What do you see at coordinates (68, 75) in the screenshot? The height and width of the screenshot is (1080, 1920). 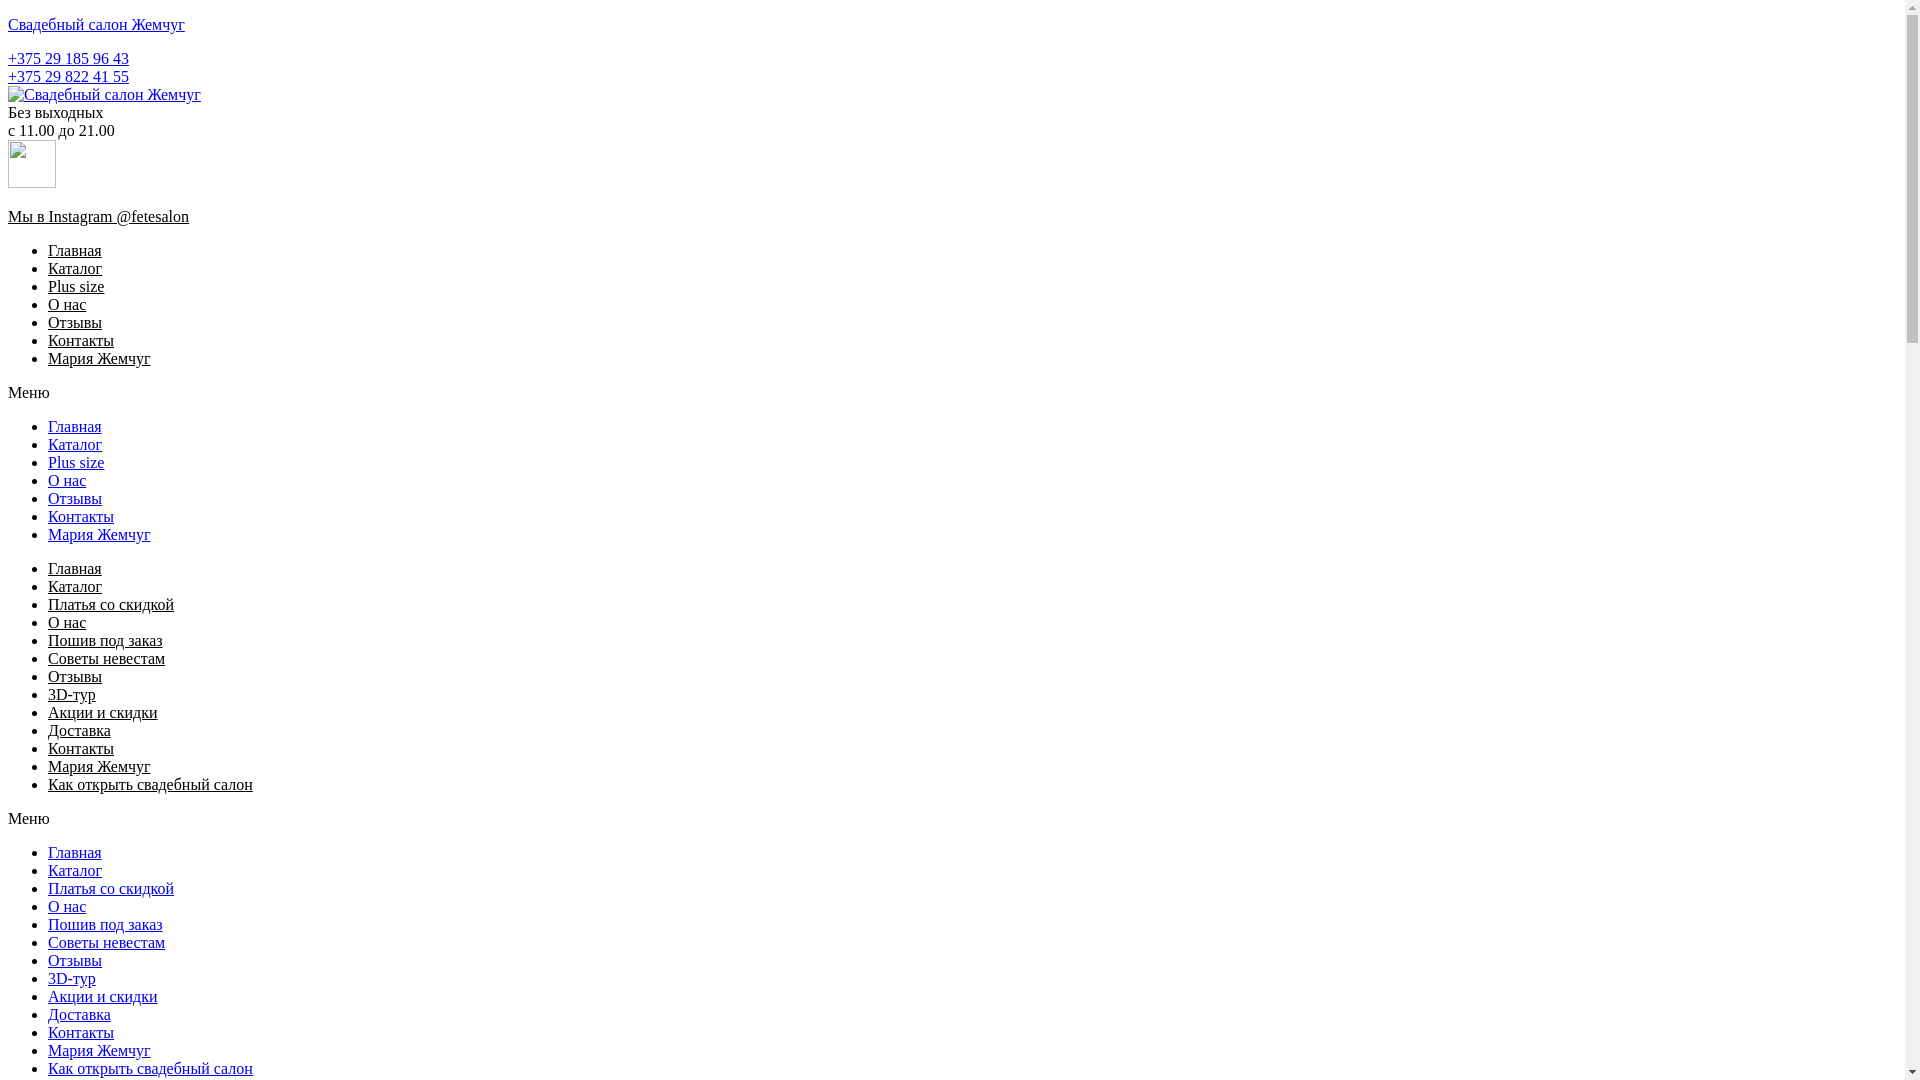 I see `'+375 29 822 41 55'` at bounding box center [68, 75].